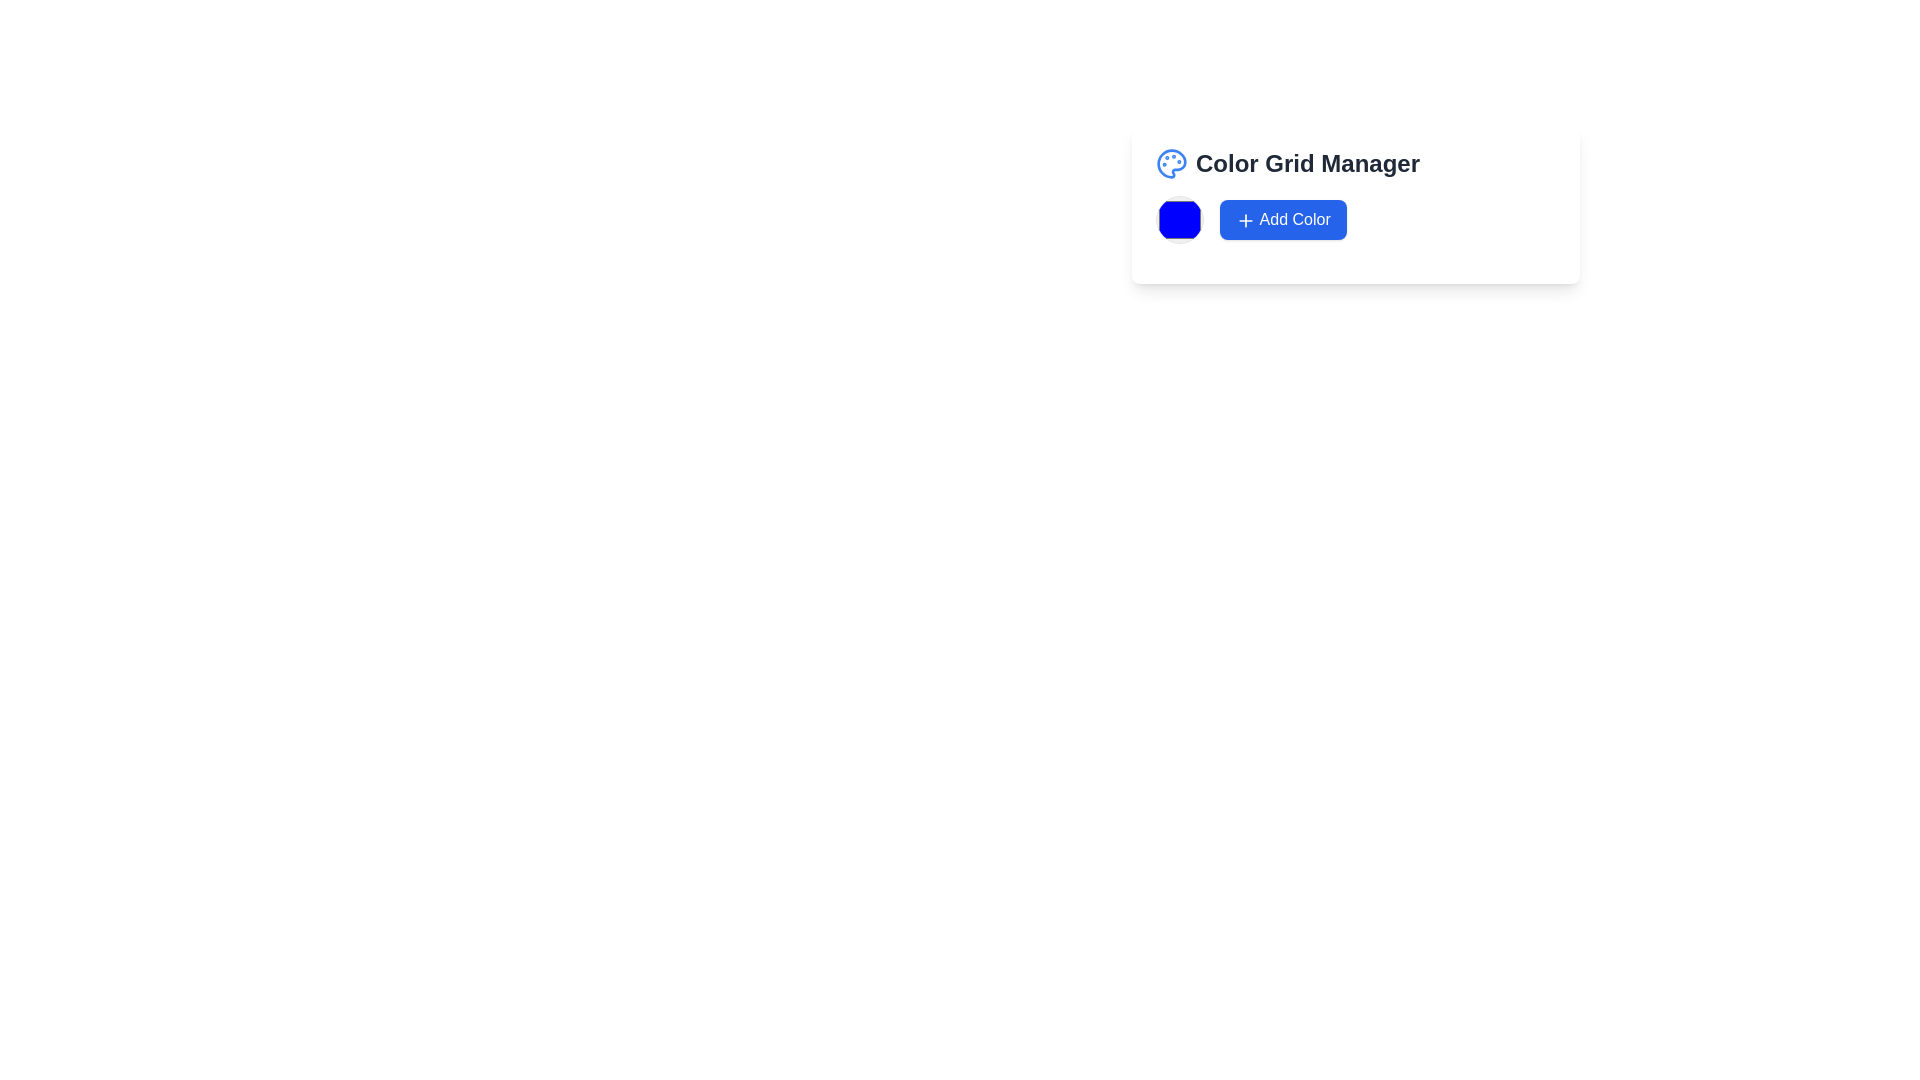 The width and height of the screenshot is (1920, 1080). Describe the element at coordinates (1171, 163) in the screenshot. I see `the blue painter's palette icon located to the left of the 'Color Grid Manager' text` at that location.